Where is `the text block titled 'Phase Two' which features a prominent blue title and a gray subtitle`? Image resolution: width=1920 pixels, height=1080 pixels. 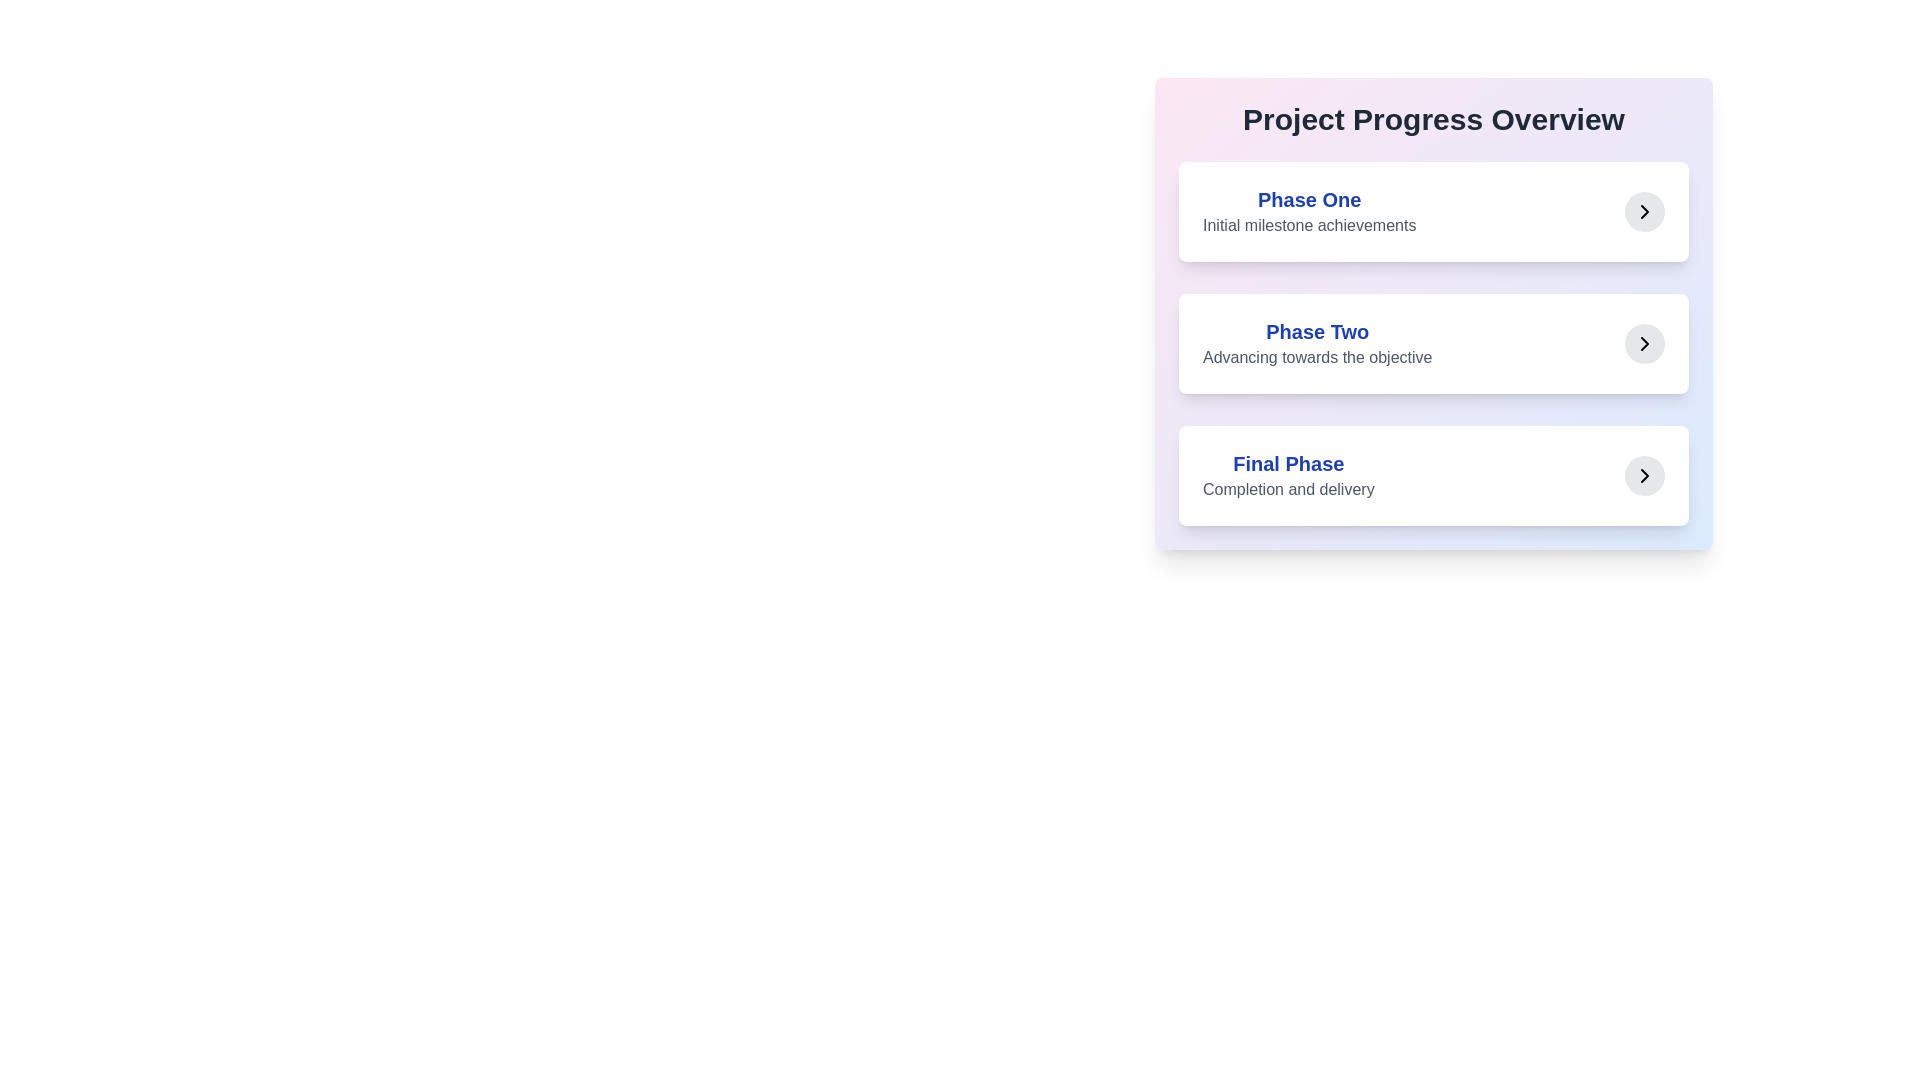 the text block titled 'Phase Two' which features a prominent blue title and a gray subtitle is located at coordinates (1317, 342).